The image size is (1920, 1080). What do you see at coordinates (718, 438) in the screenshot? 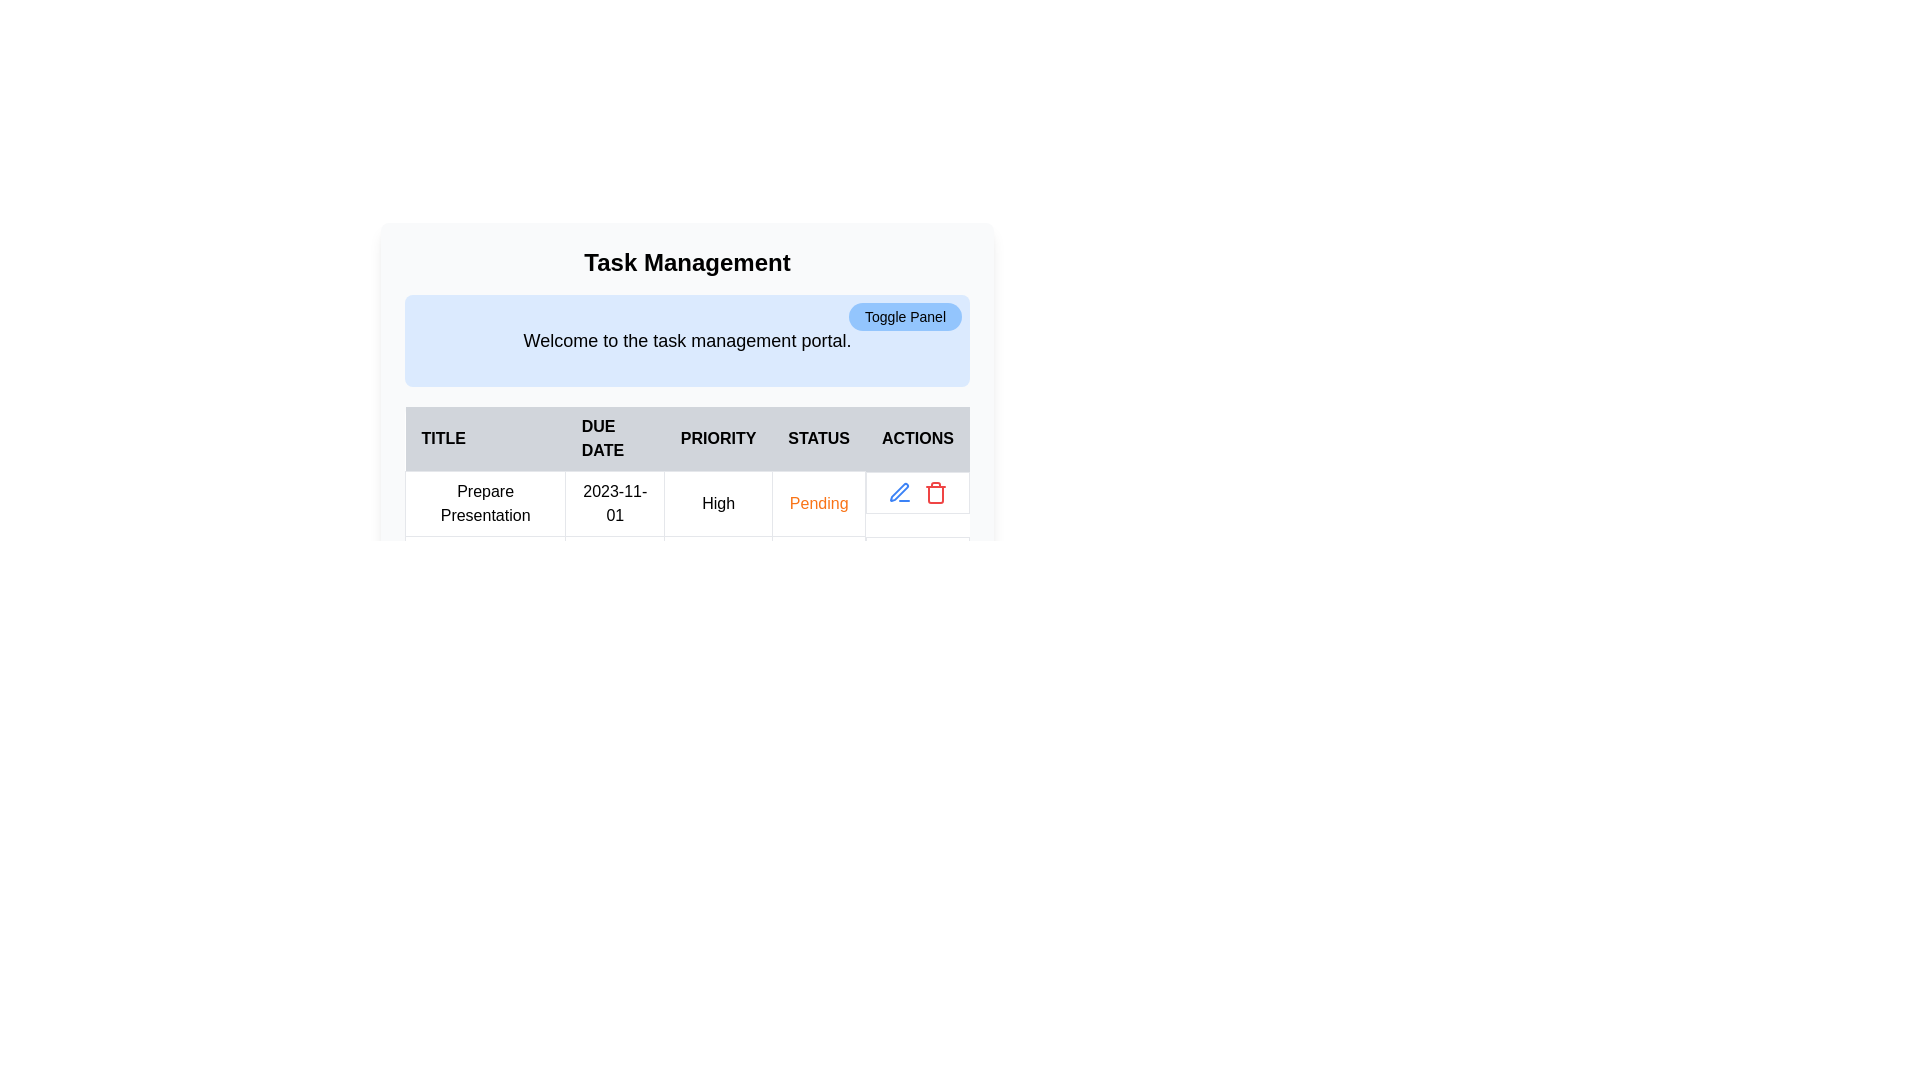
I see `the 'PRIORITY' text label, which is the third label in a row of headers styled in bold black font on a light gray background` at bounding box center [718, 438].